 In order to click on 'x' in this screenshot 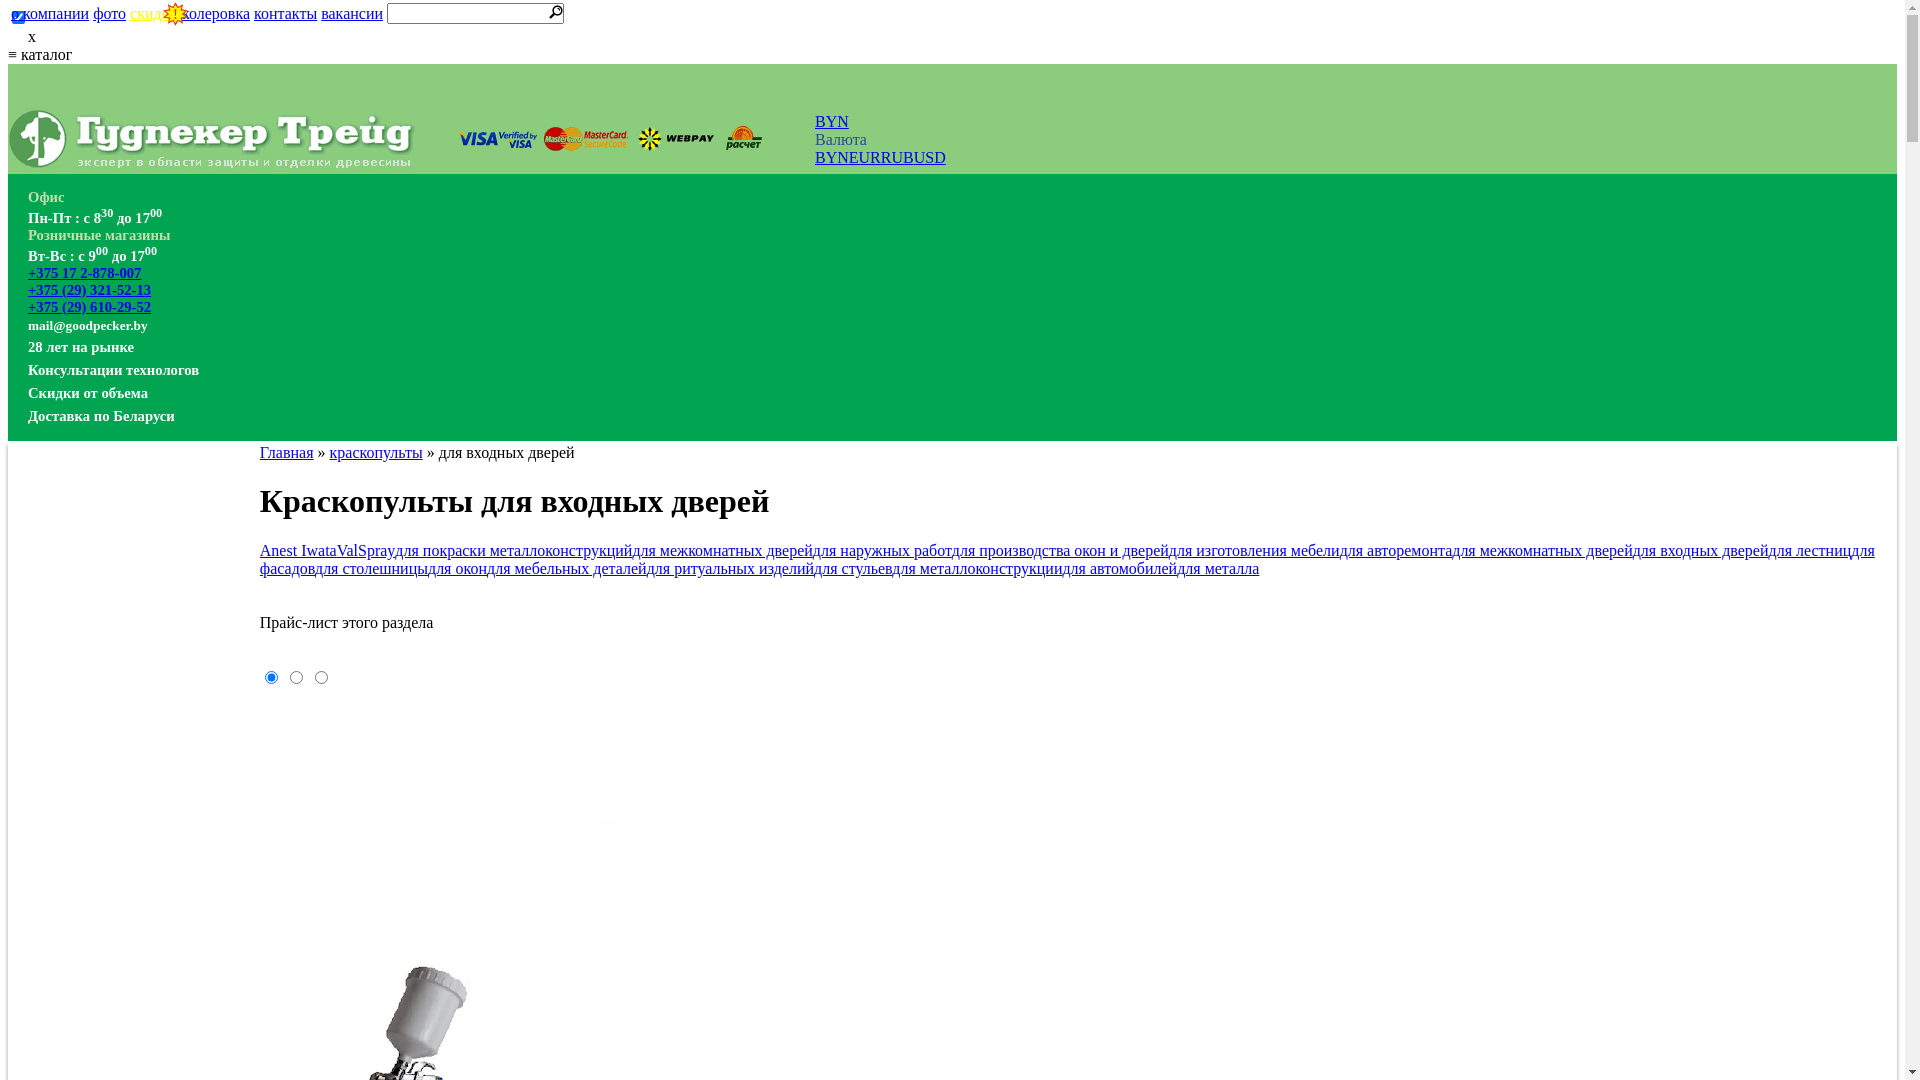, I will do `click(8, 37)`.